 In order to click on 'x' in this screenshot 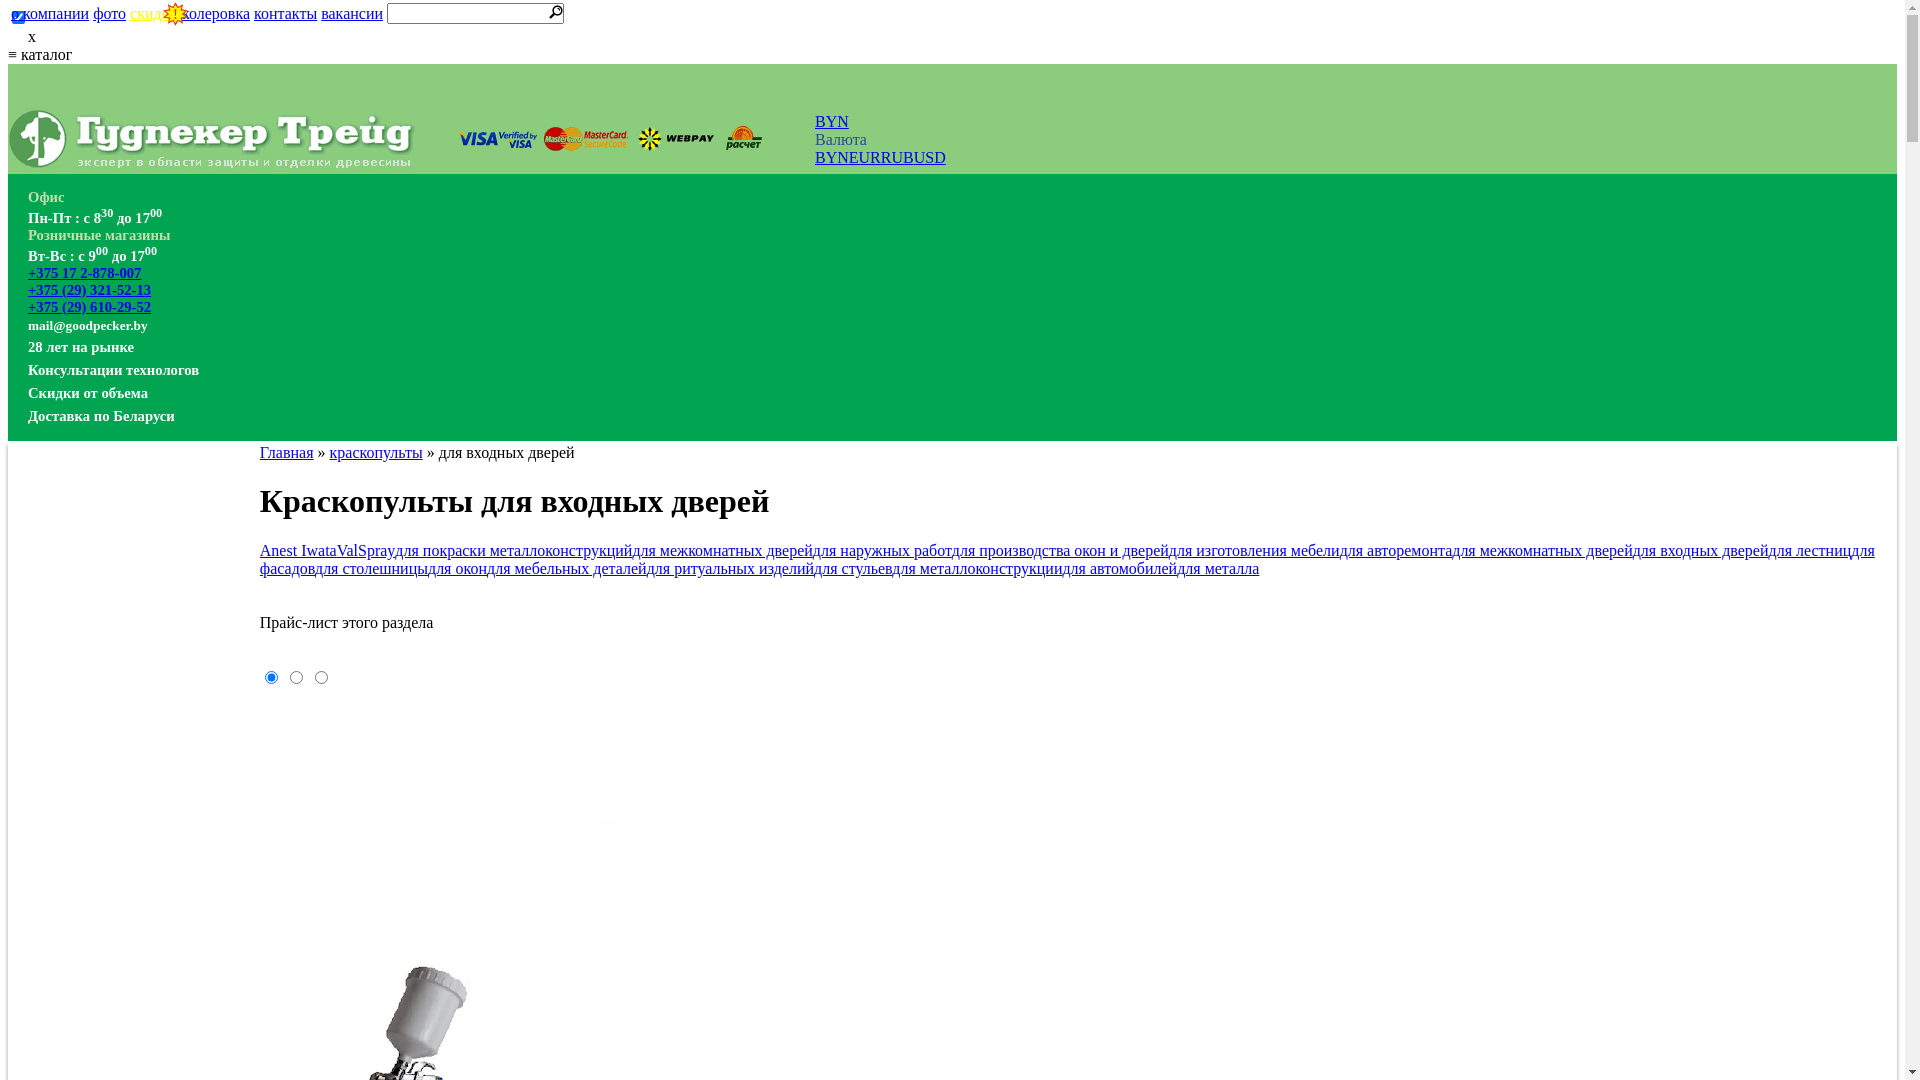, I will do `click(8, 37)`.